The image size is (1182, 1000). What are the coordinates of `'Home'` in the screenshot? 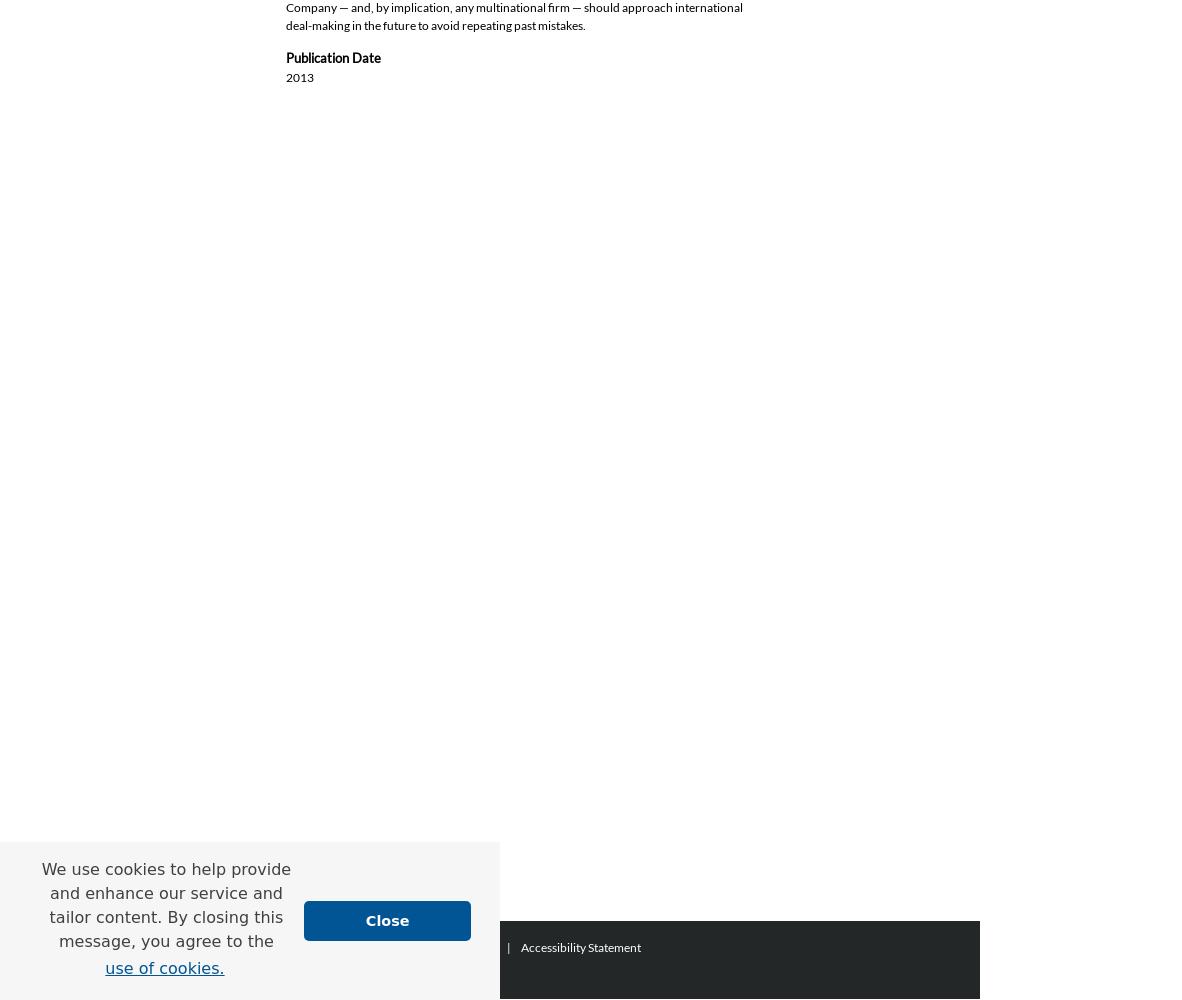 It's located at (287, 946).